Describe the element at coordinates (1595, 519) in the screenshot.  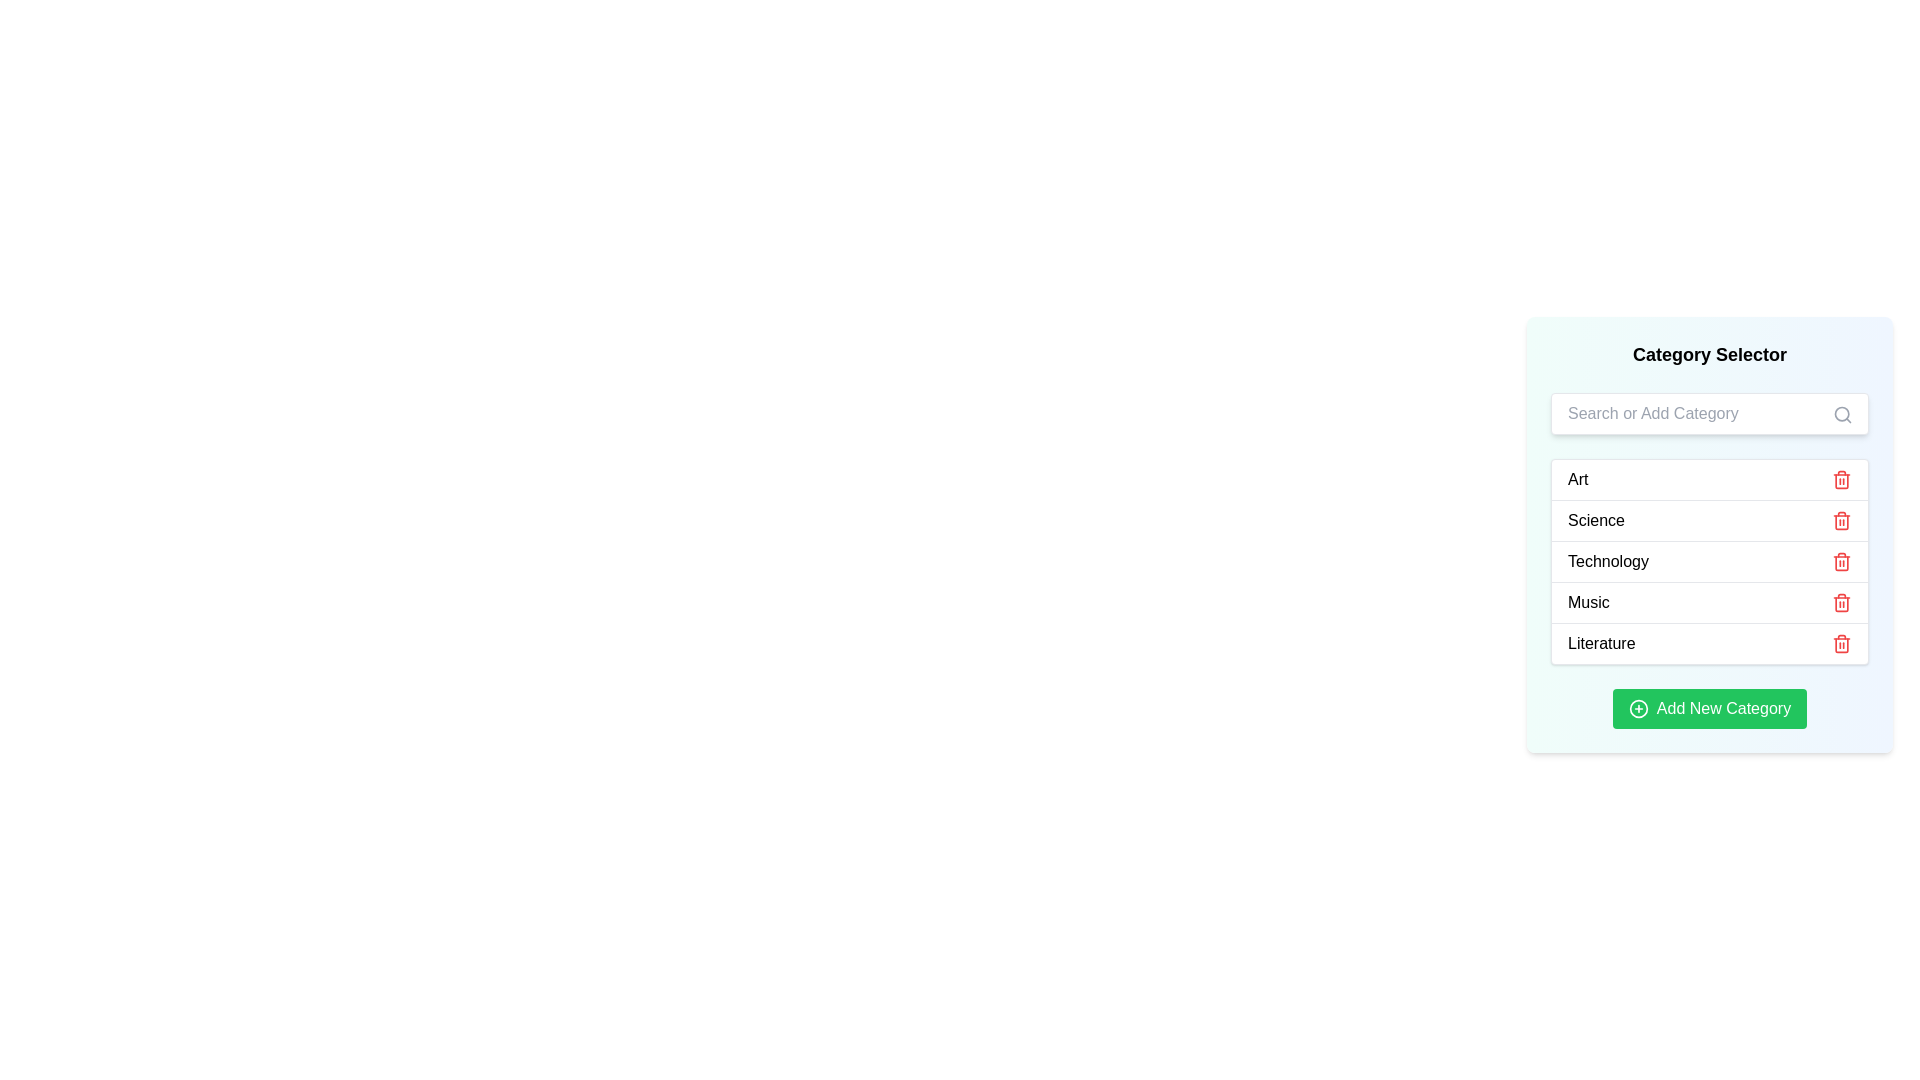
I see `the 'Science' category label in the Category Selector section` at that location.